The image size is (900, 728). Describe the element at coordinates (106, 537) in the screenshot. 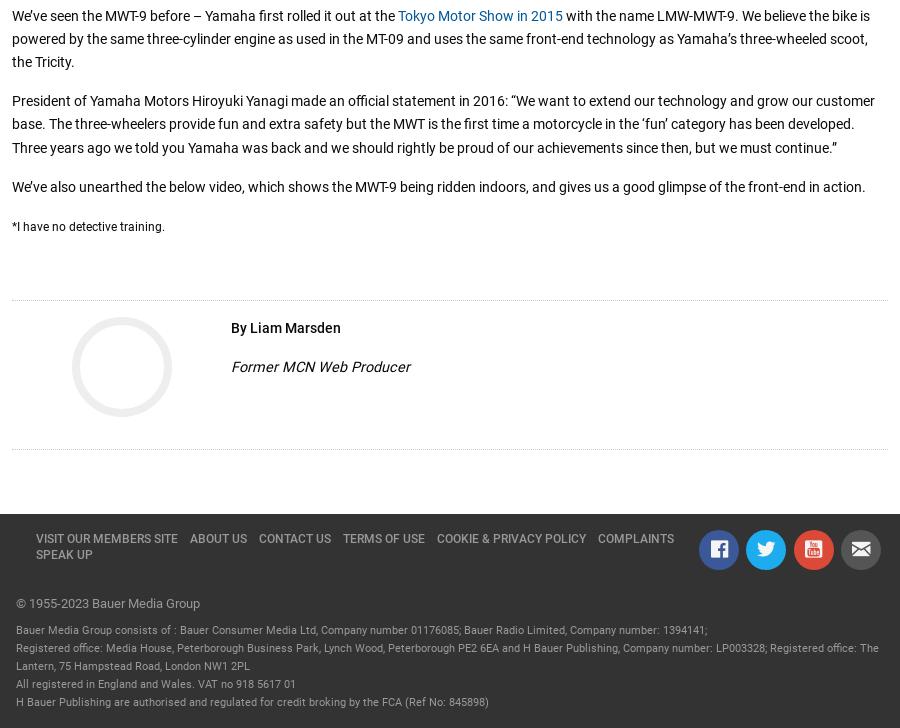

I see `'Visit our members site'` at that location.